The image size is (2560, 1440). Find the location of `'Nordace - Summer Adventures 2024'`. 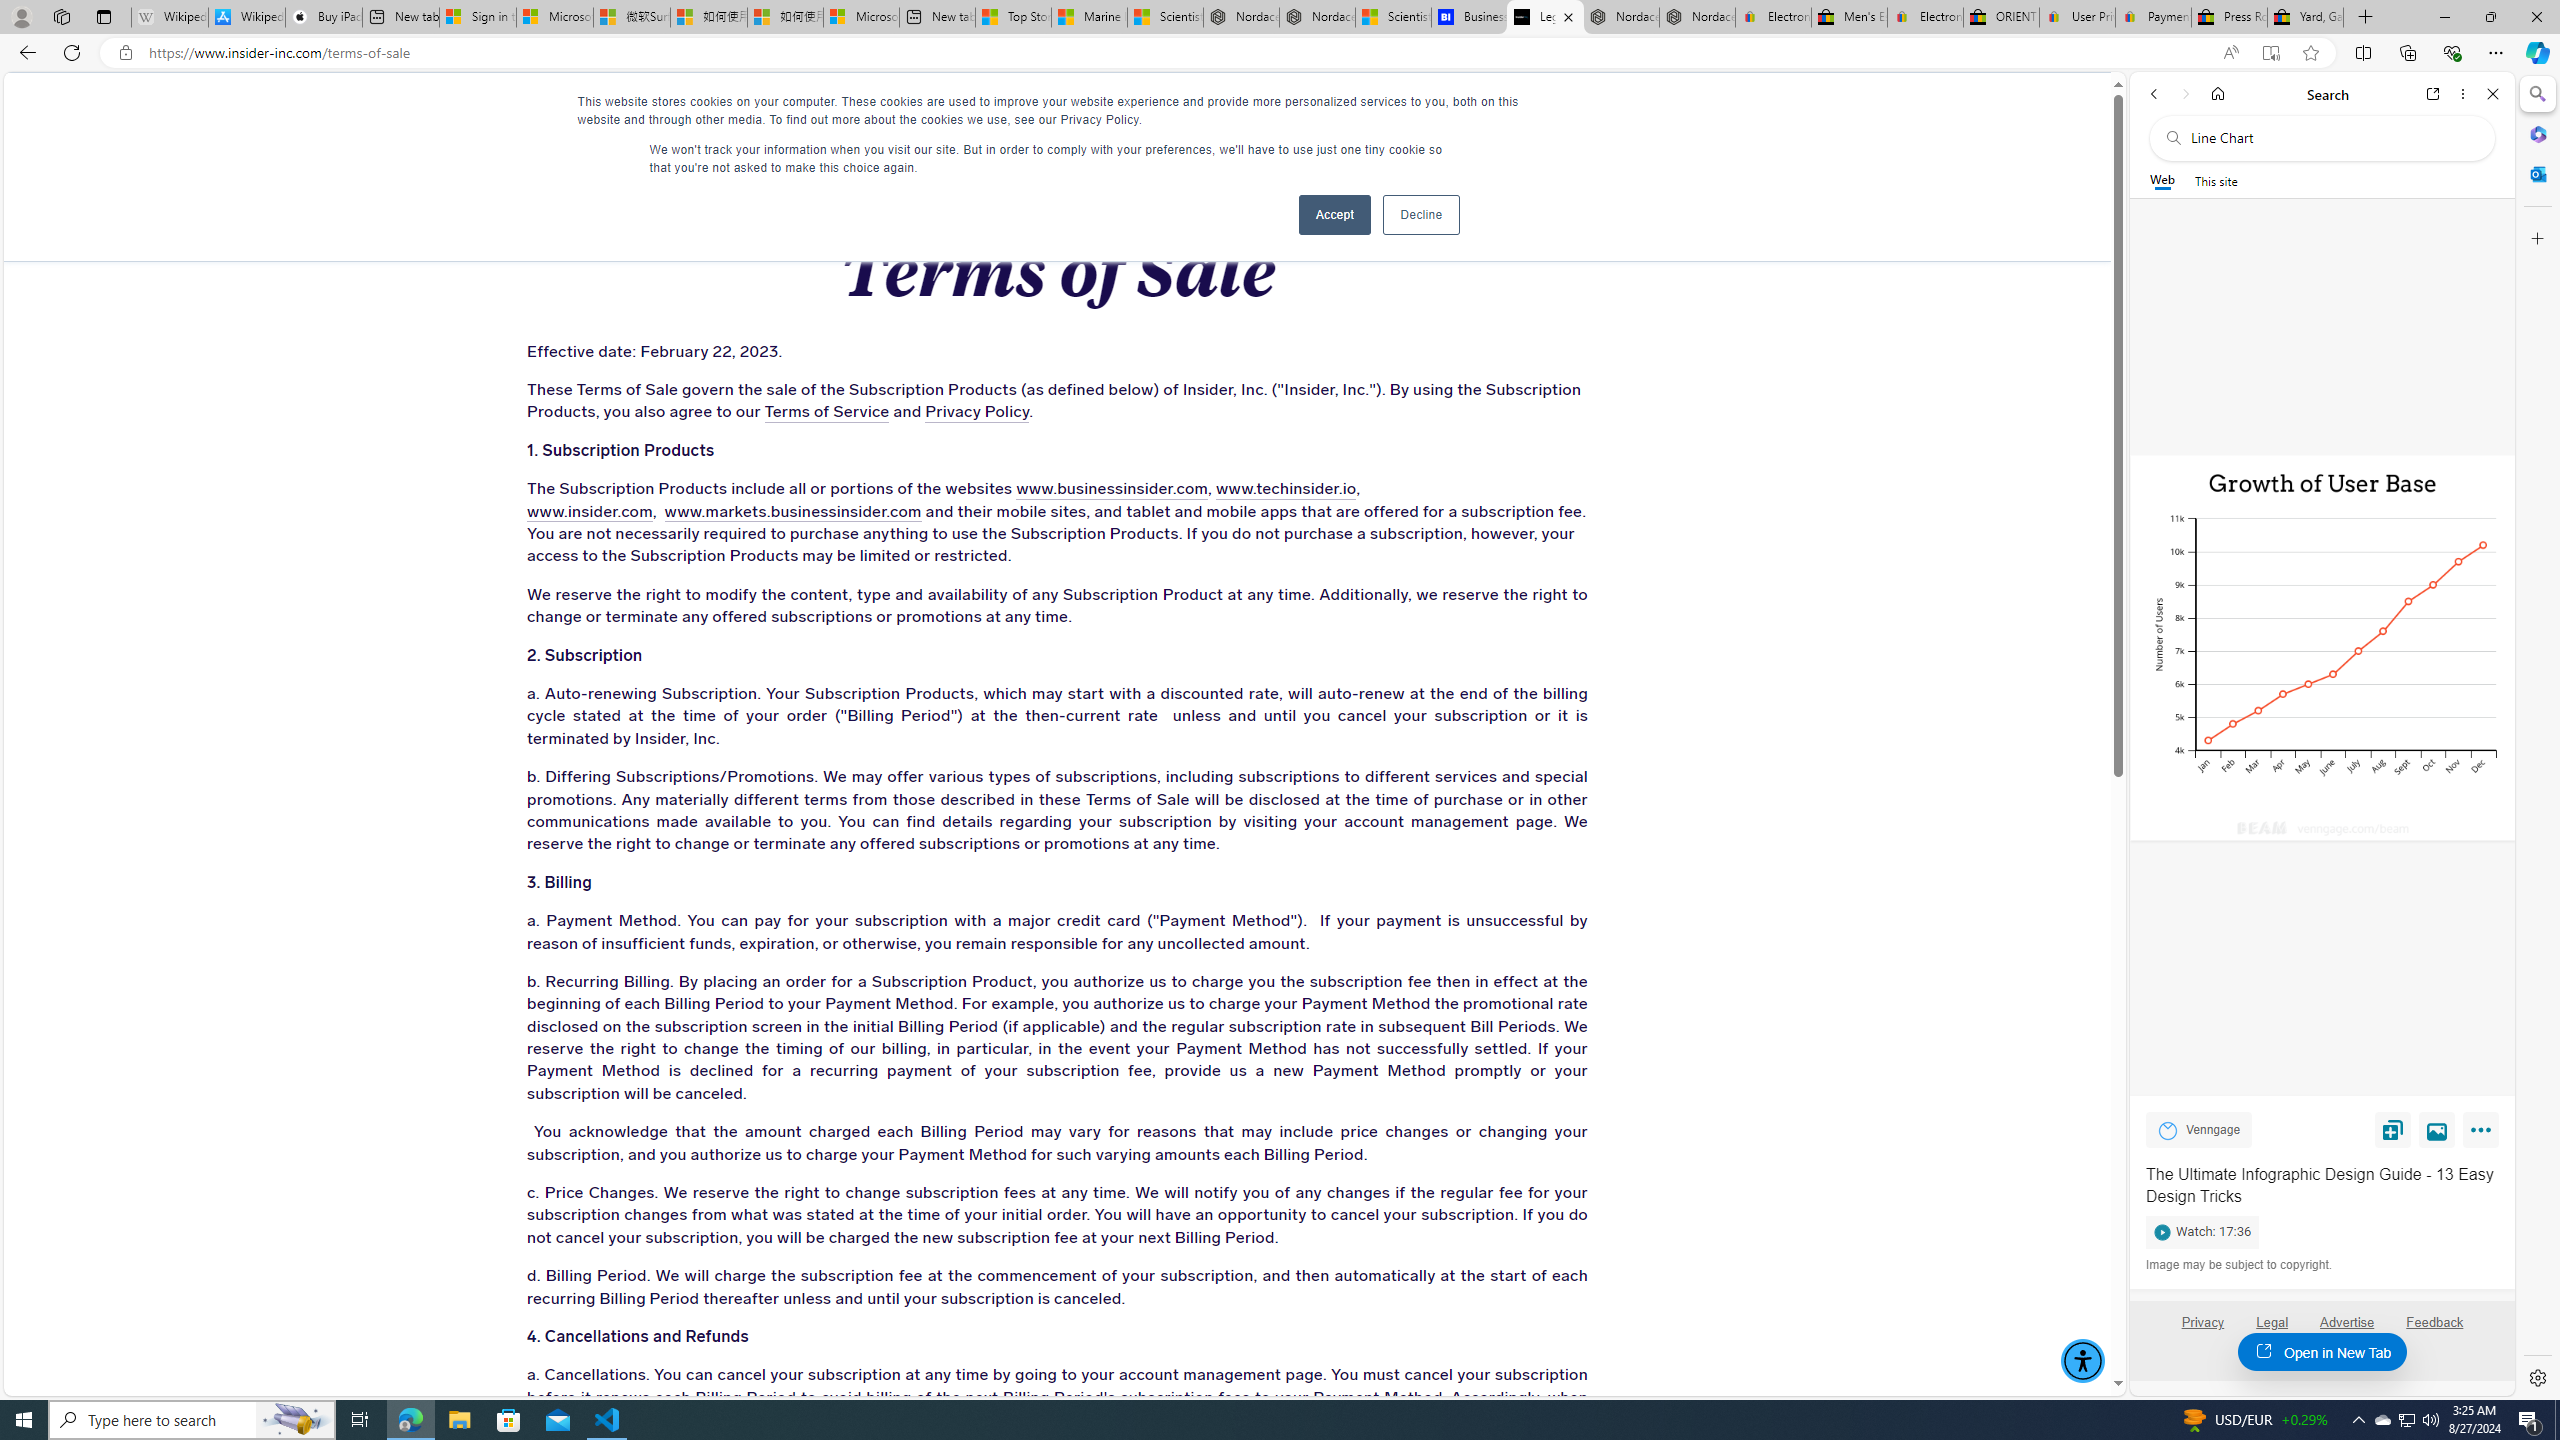

'Nordace - Summer Adventures 2024' is located at coordinates (1621, 16).